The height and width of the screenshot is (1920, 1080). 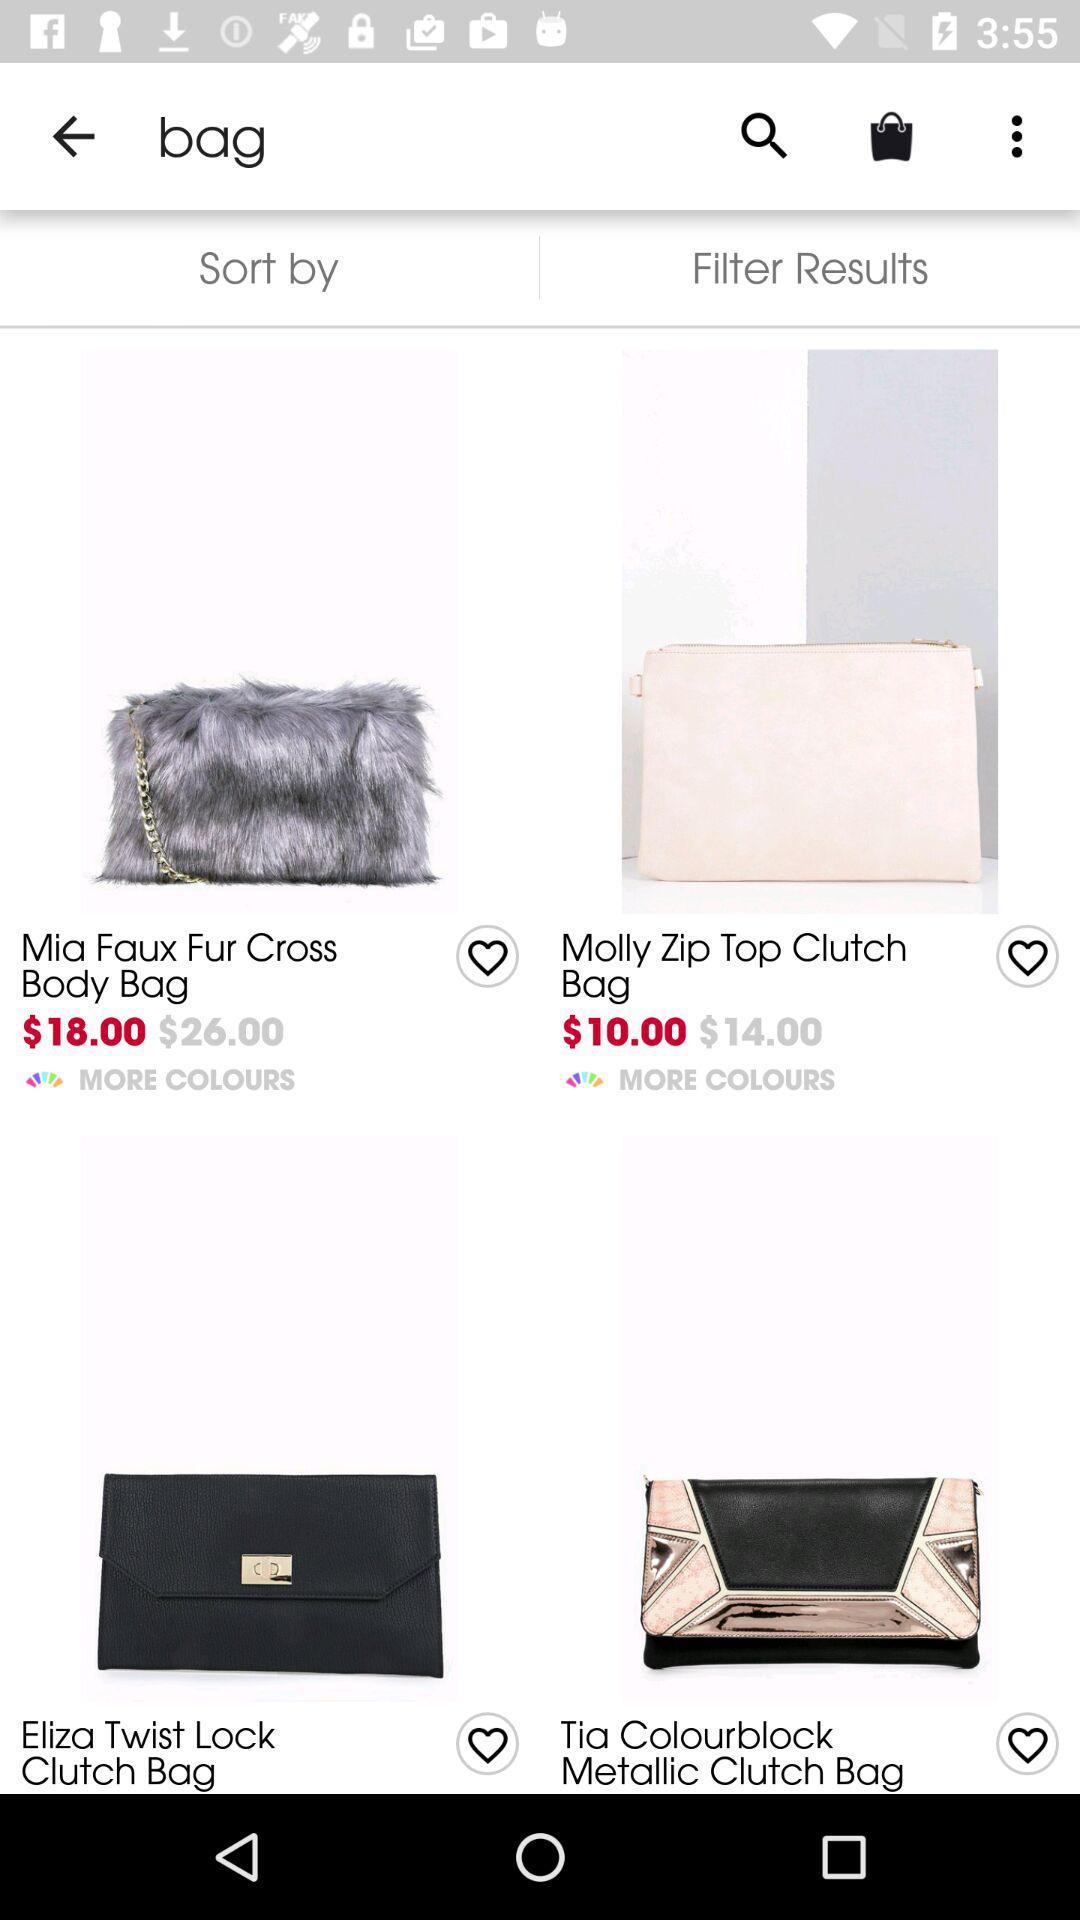 I want to click on the item above the $18.00 icon, so click(x=747, y=1751).